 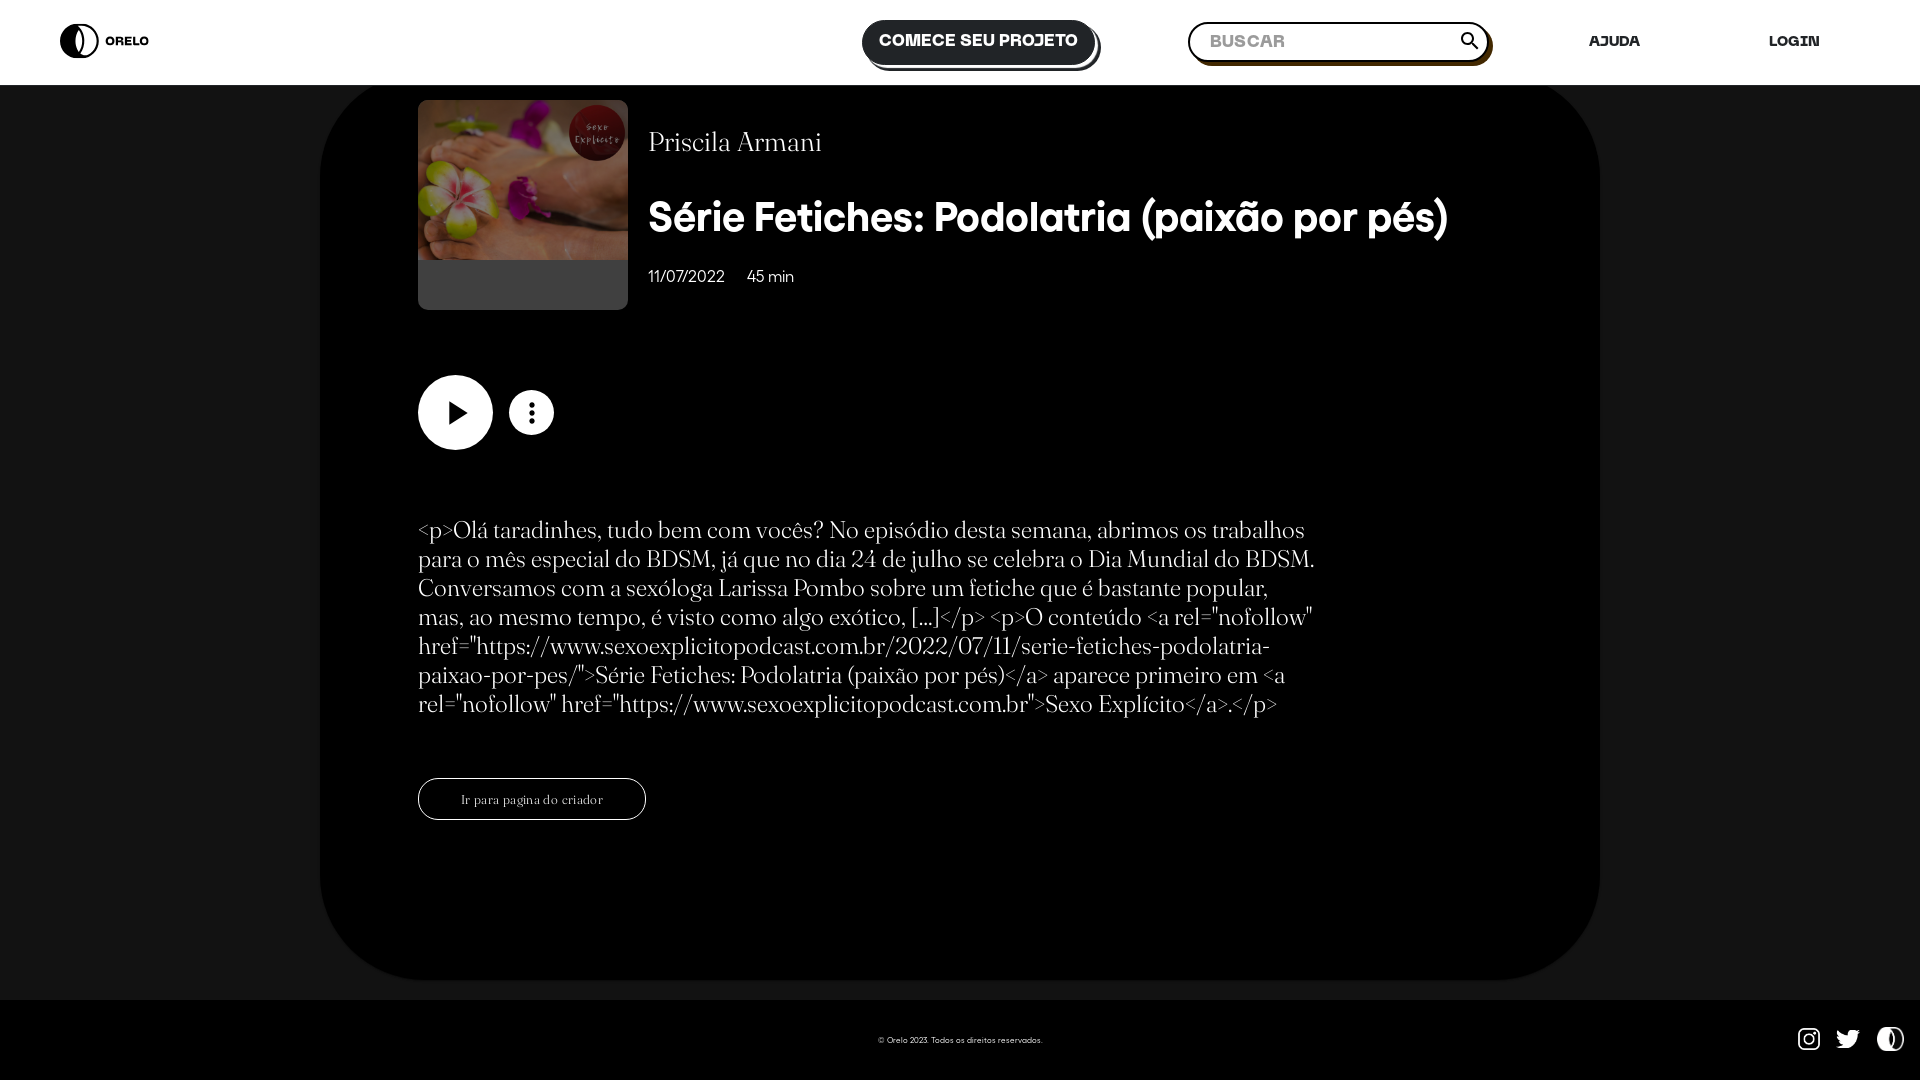 What do you see at coordinates (1582, 42) in the screenshot?
I see `'AJUDA'` at bounding box center [1582, 42].